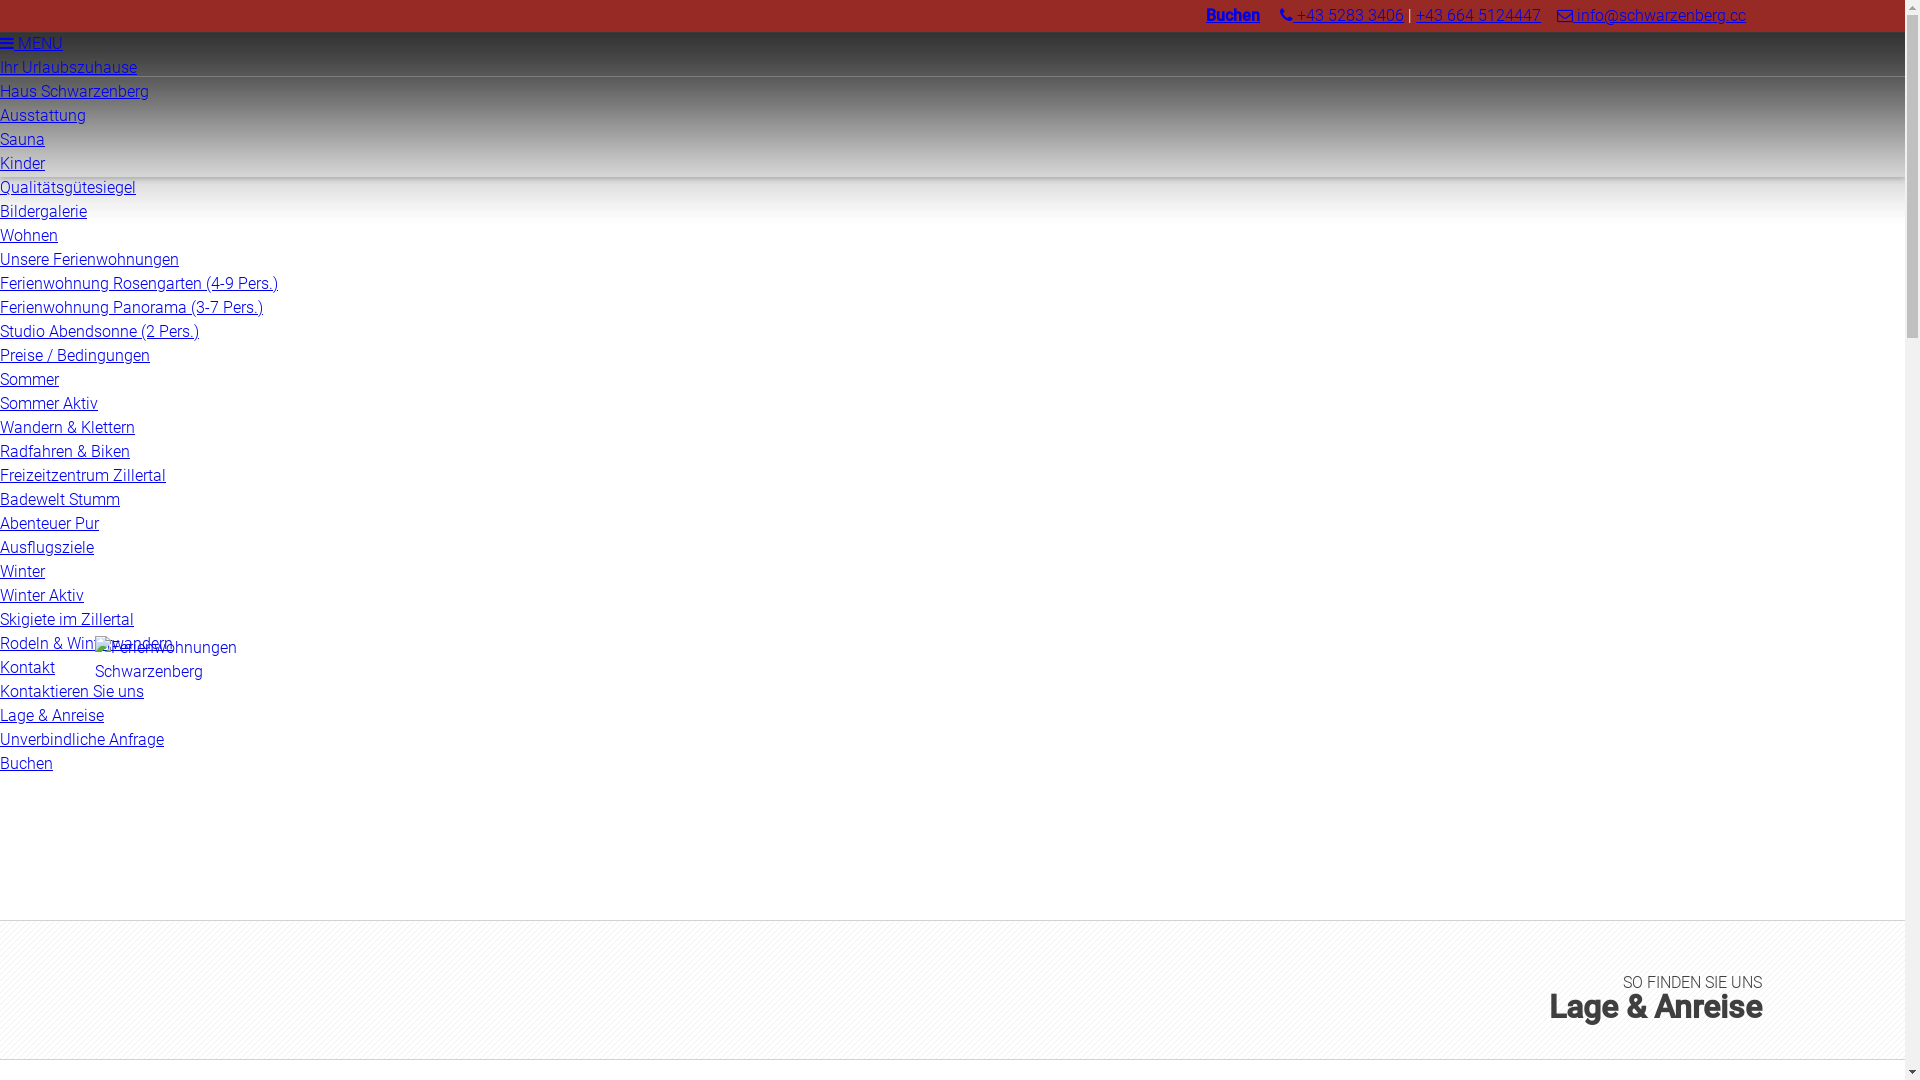 The image size is (1920, 1080). Describe the element at coordinates (22, 138) in the screenshot. I see `'Sauna'` at that location.